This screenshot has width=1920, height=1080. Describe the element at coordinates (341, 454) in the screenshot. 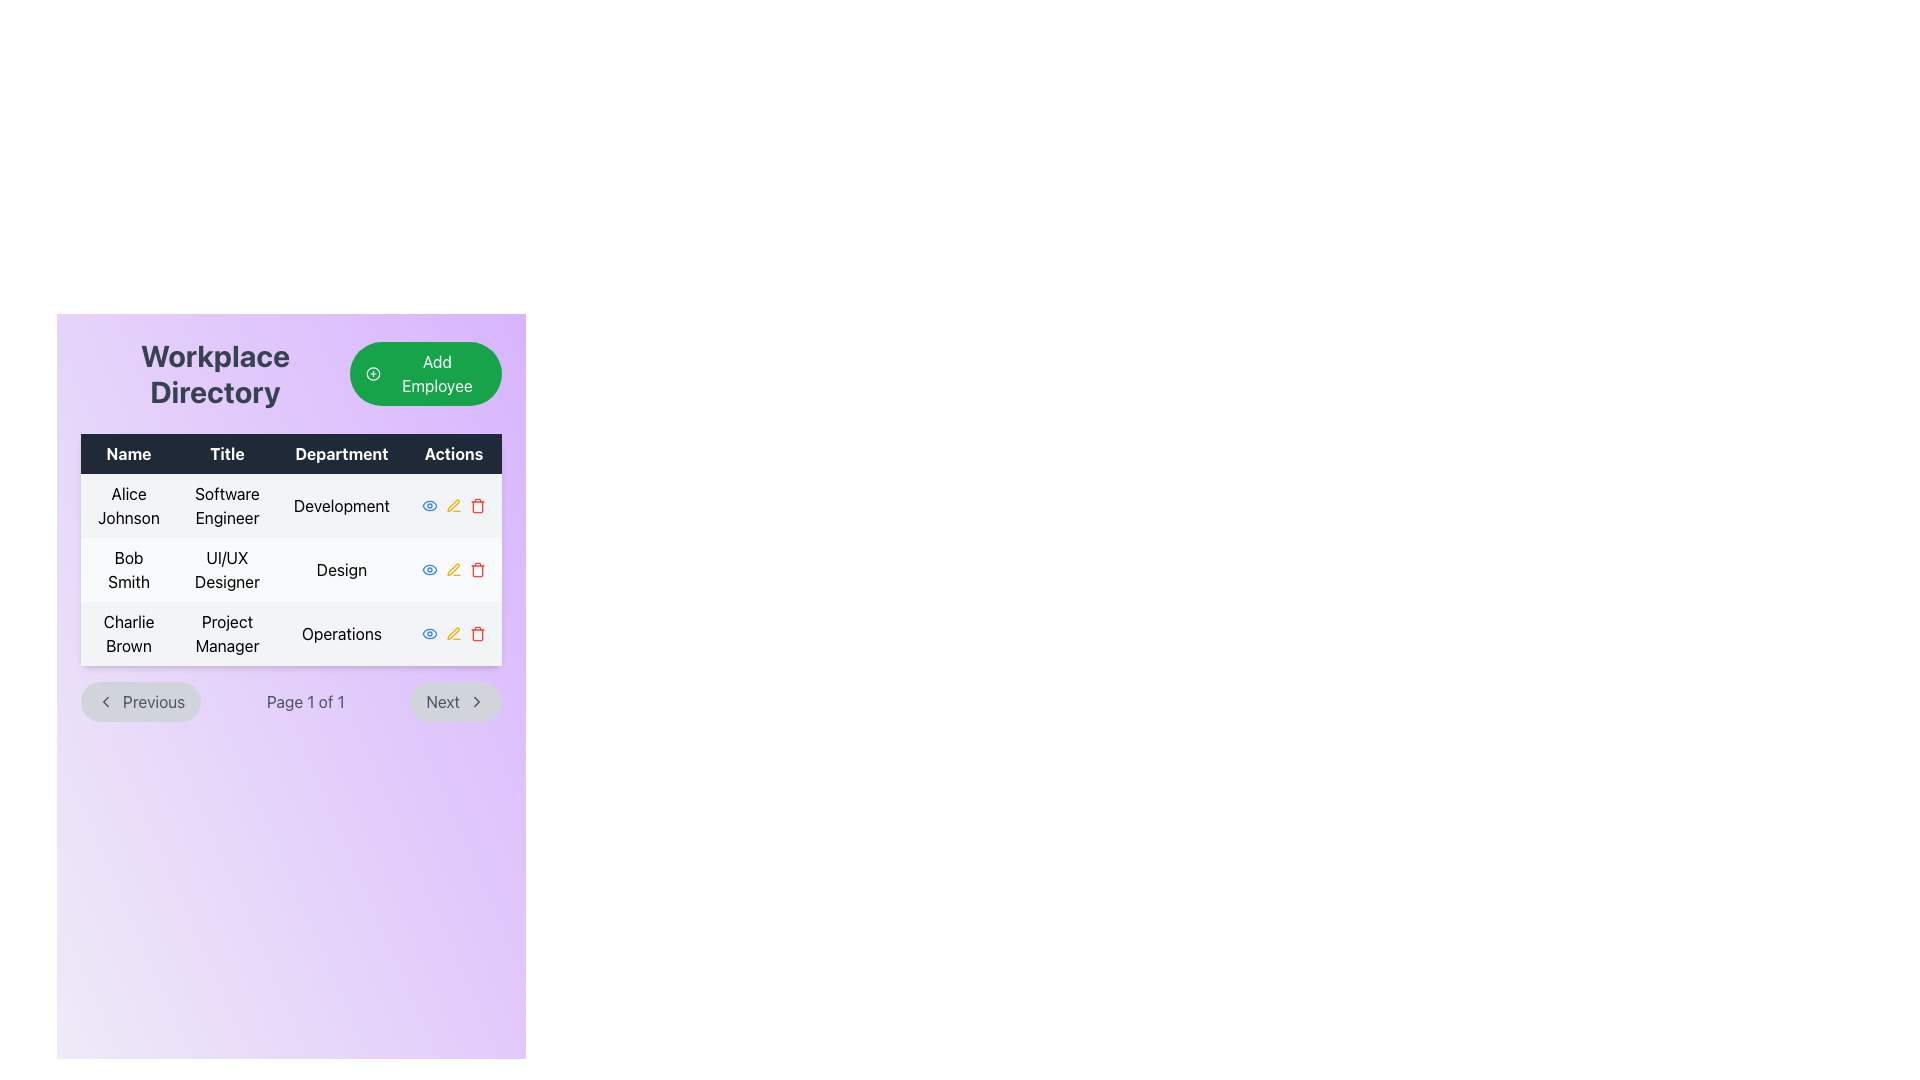

I see `the 'Department' column header in the table, which is the third item between 'Title' and 'Actions'` at that location.